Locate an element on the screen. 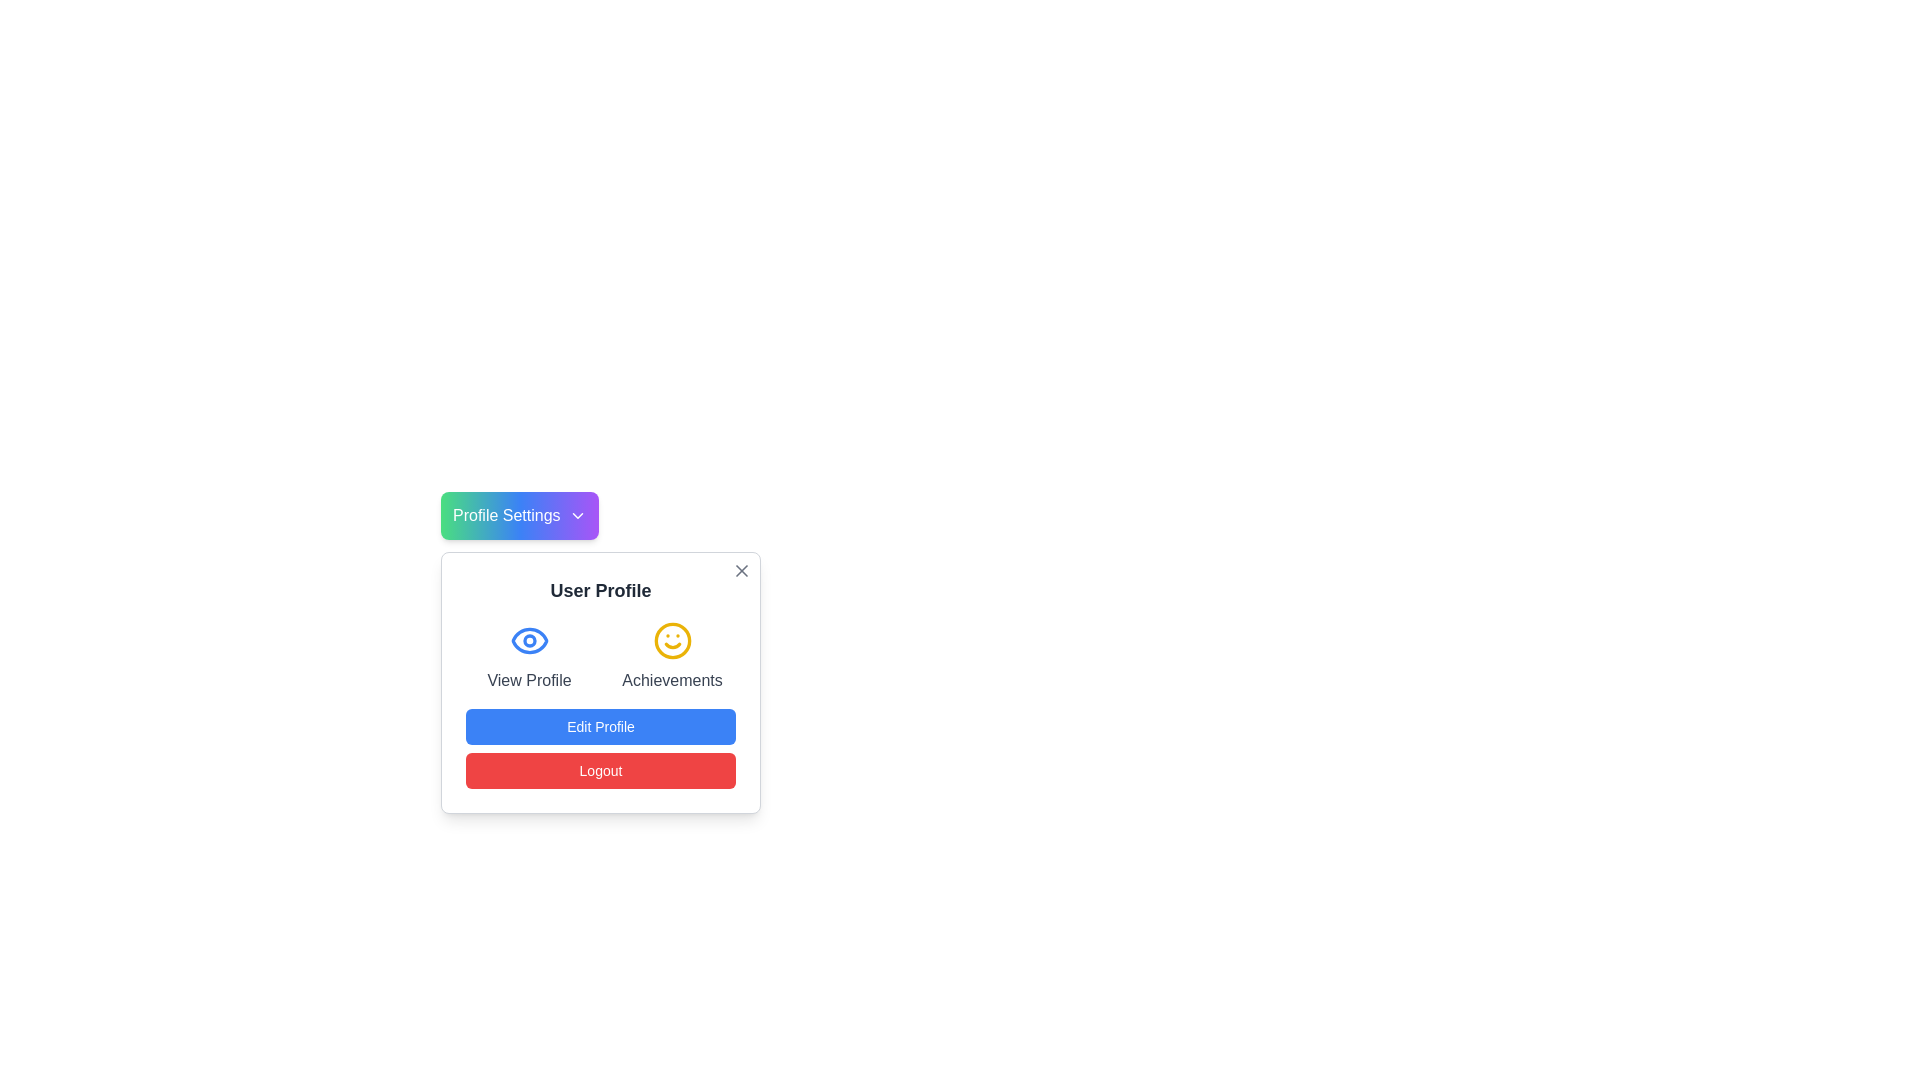  the smiley face icon representing 'Achievements' in the User Profile modal, located above the 'Achievements' label and to the right of the 'View Profile' section is located at coordinates (672, 640).